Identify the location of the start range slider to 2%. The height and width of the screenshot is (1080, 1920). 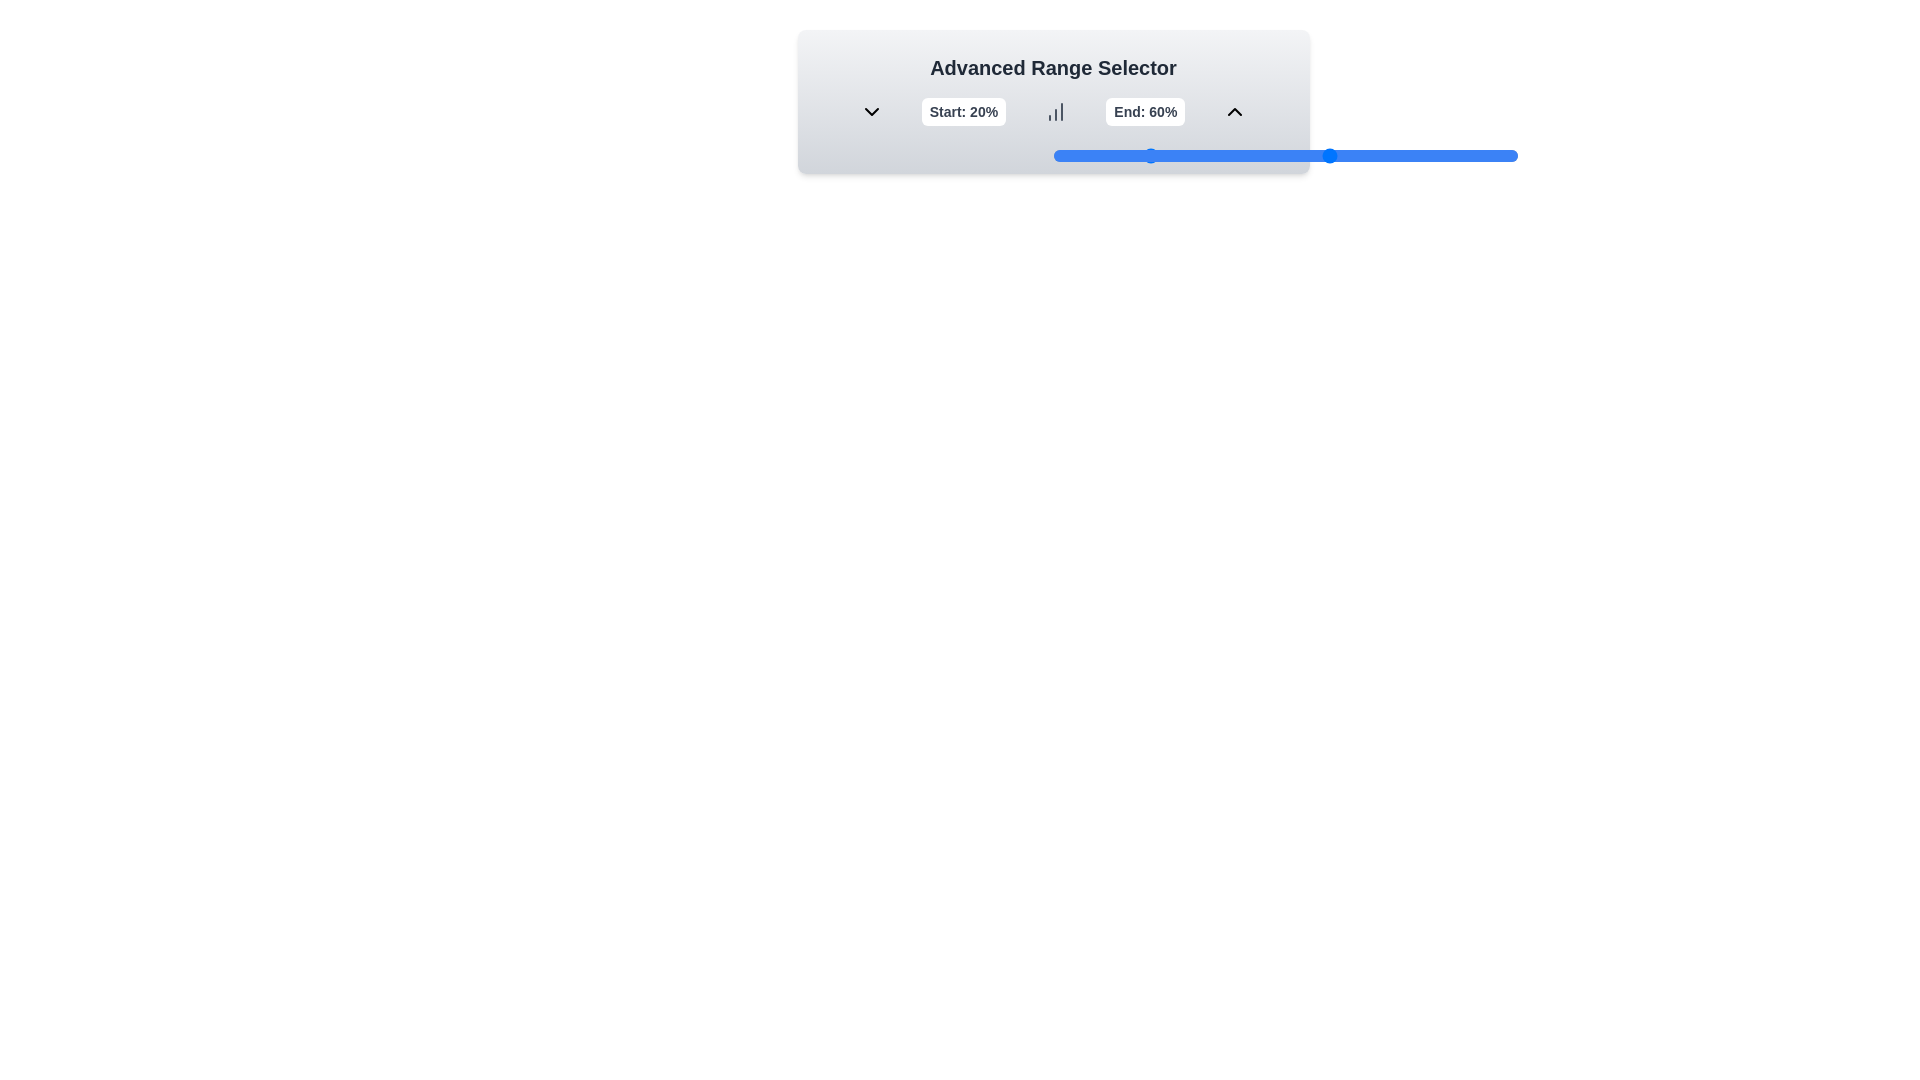
(1061, 154).